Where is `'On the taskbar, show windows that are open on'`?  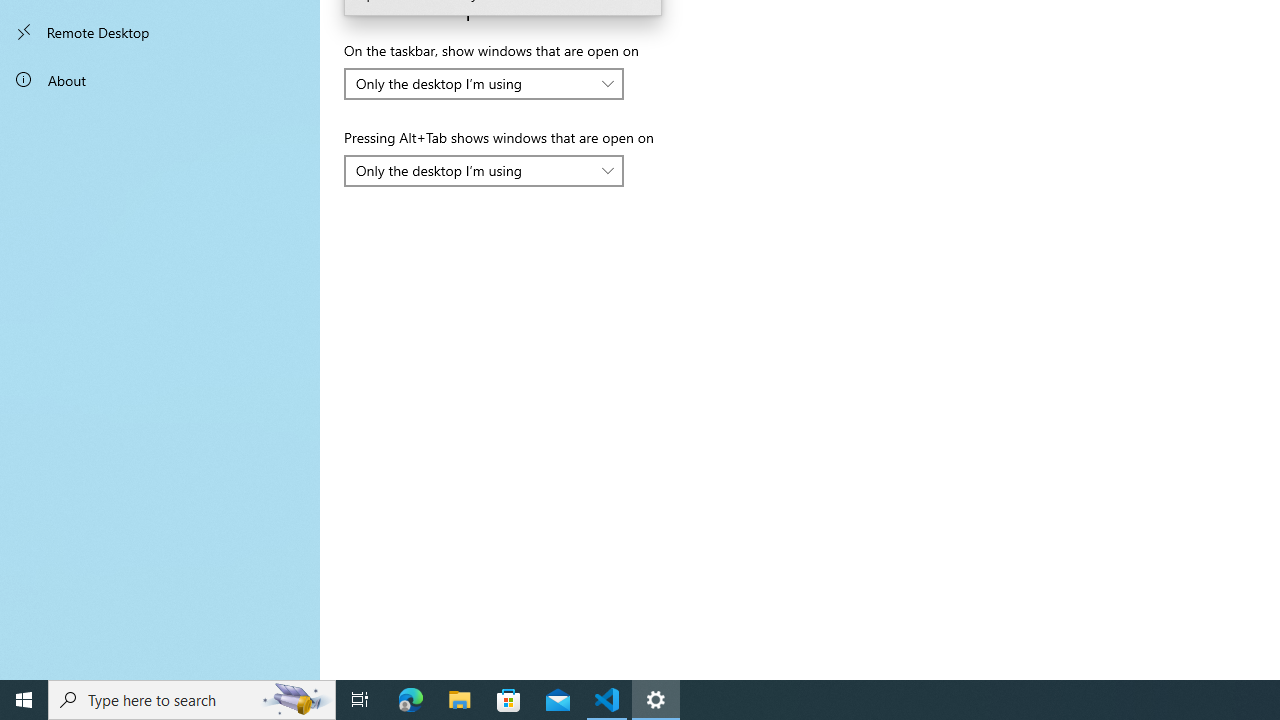
'On the taskbar, show windows that are open on' is located at coordinates (484, 82).